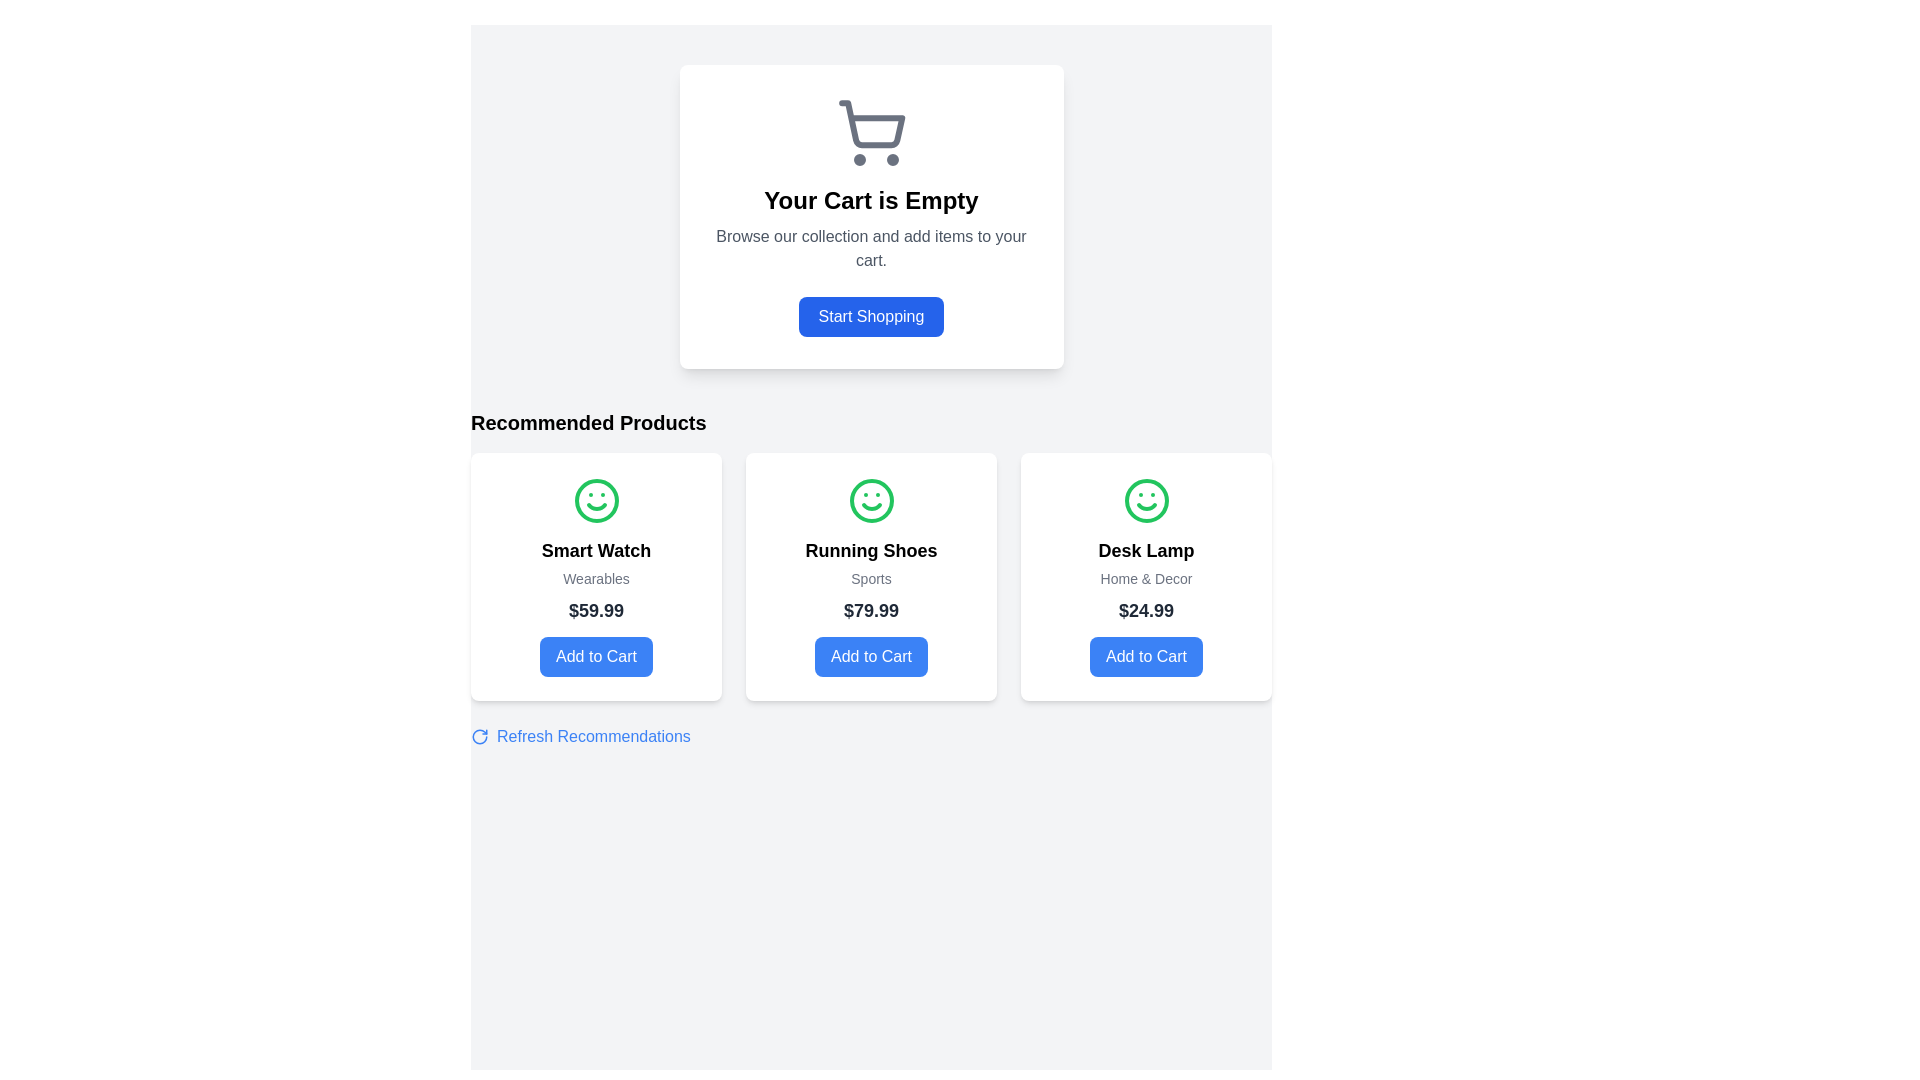  What do you see at coordinates (871, 315) in the screenshot?
I see `the call-to-action button located at the bottom of the 'Your Cart is Empty' card` at bounding box center [871, 315].